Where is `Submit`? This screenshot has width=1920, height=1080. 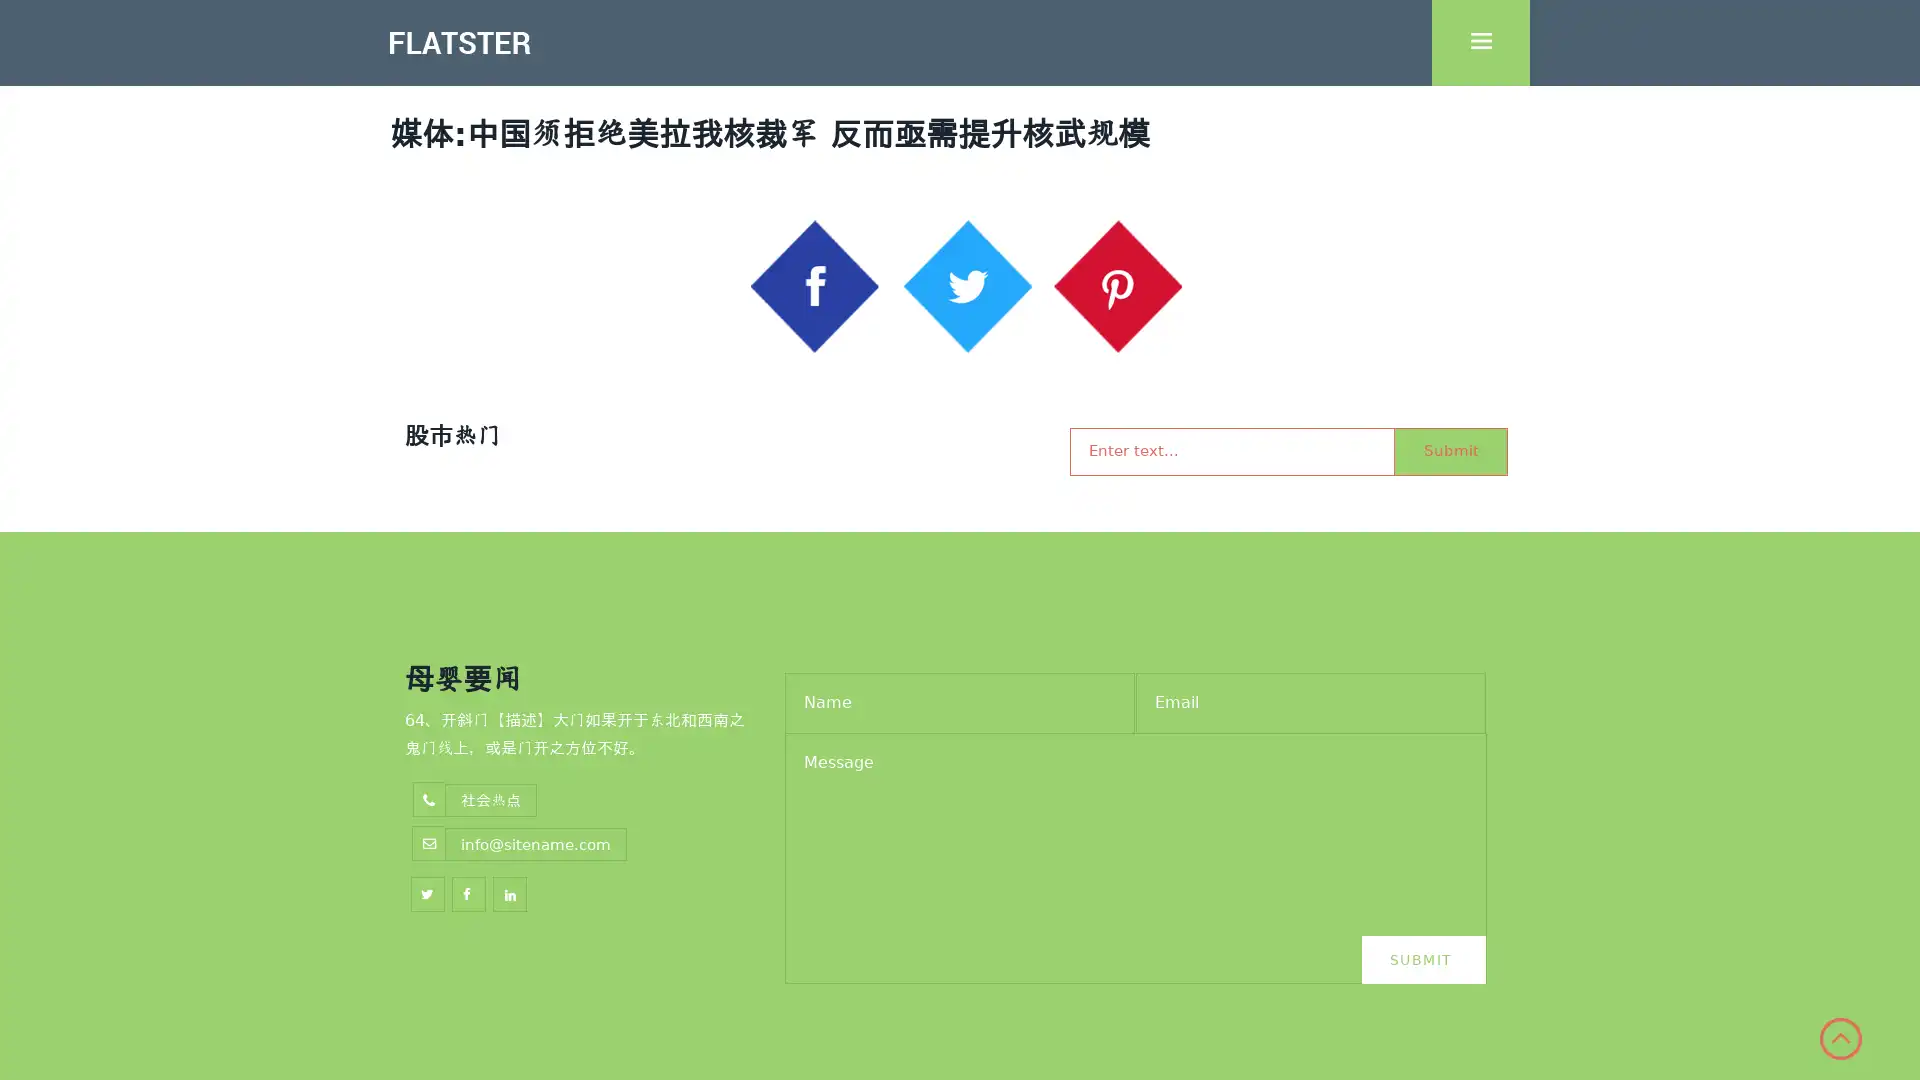
Submit is located at coordinates (1441, 451).